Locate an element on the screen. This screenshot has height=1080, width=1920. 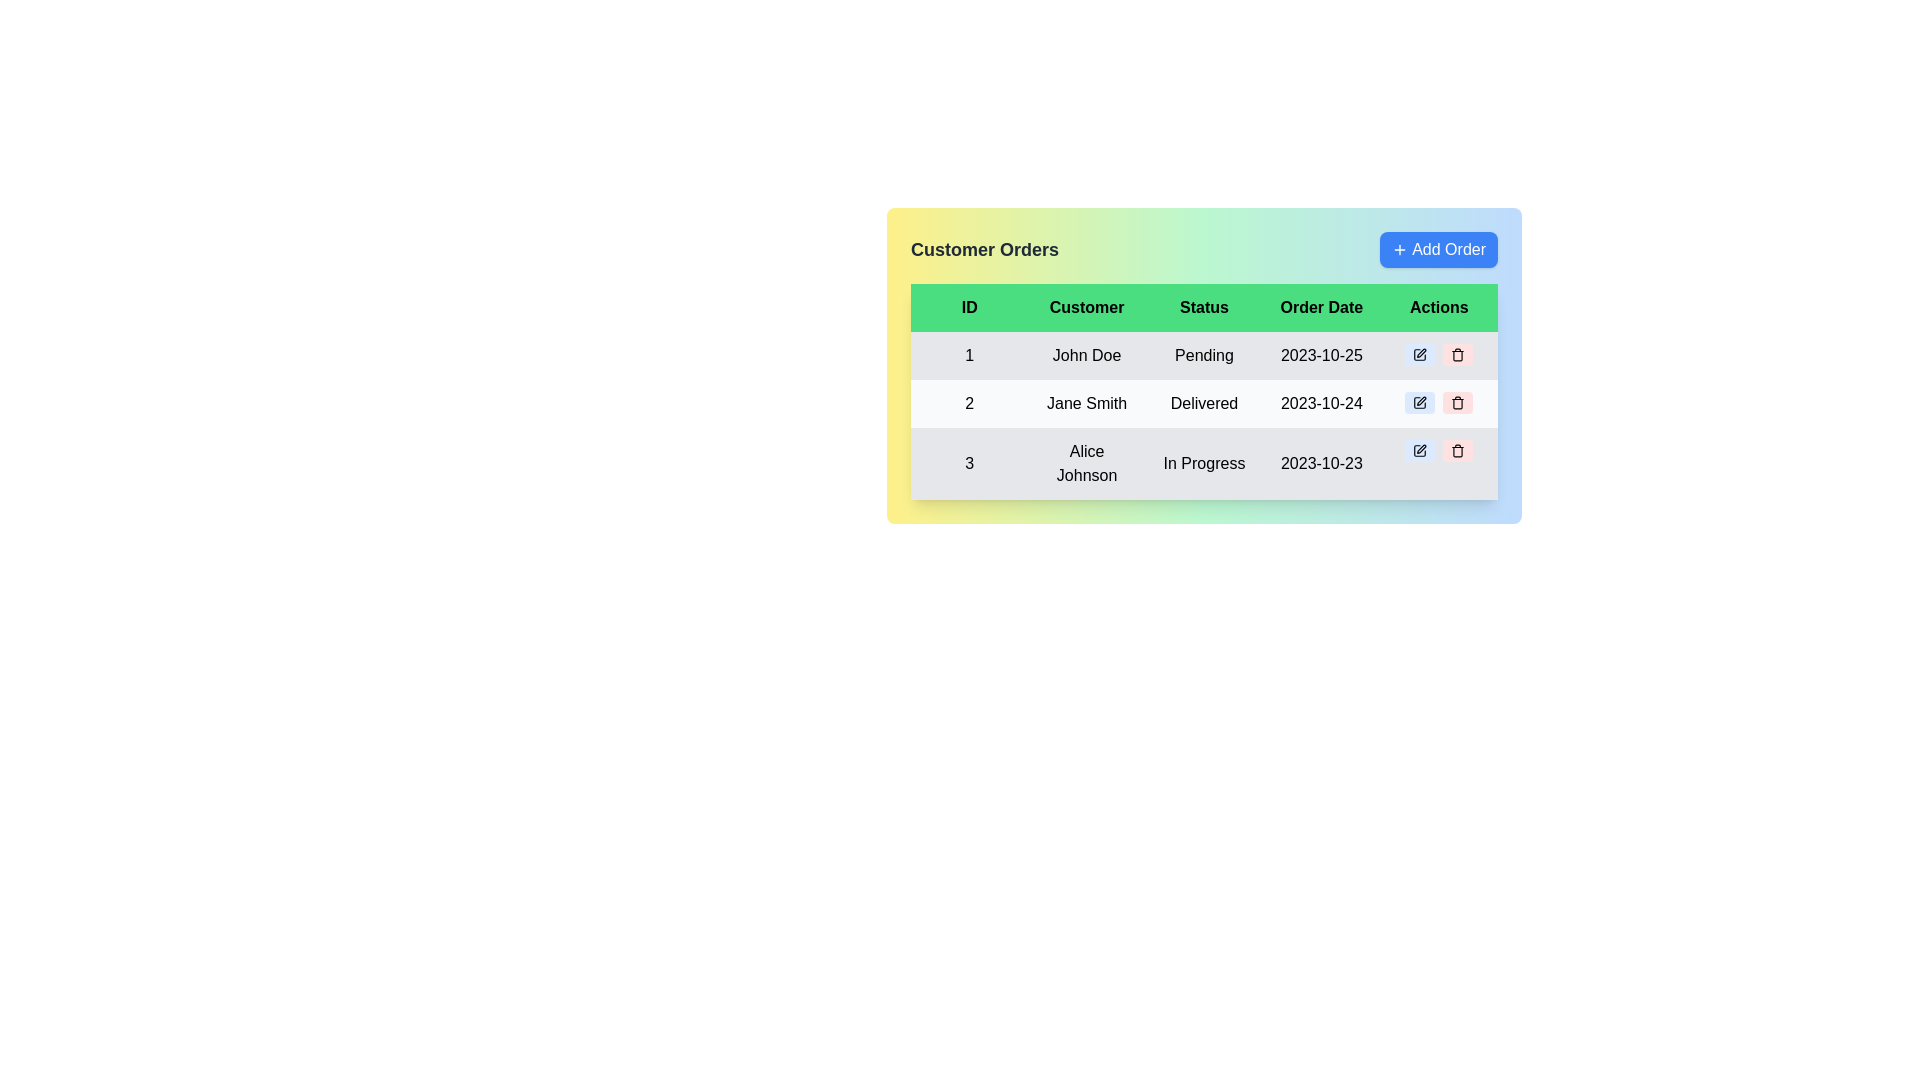
the 'Actions' text label, which is bold and centered within a green header cell, aligned at the far right of the header row in the table layout is located at coordinates (1438, 308).